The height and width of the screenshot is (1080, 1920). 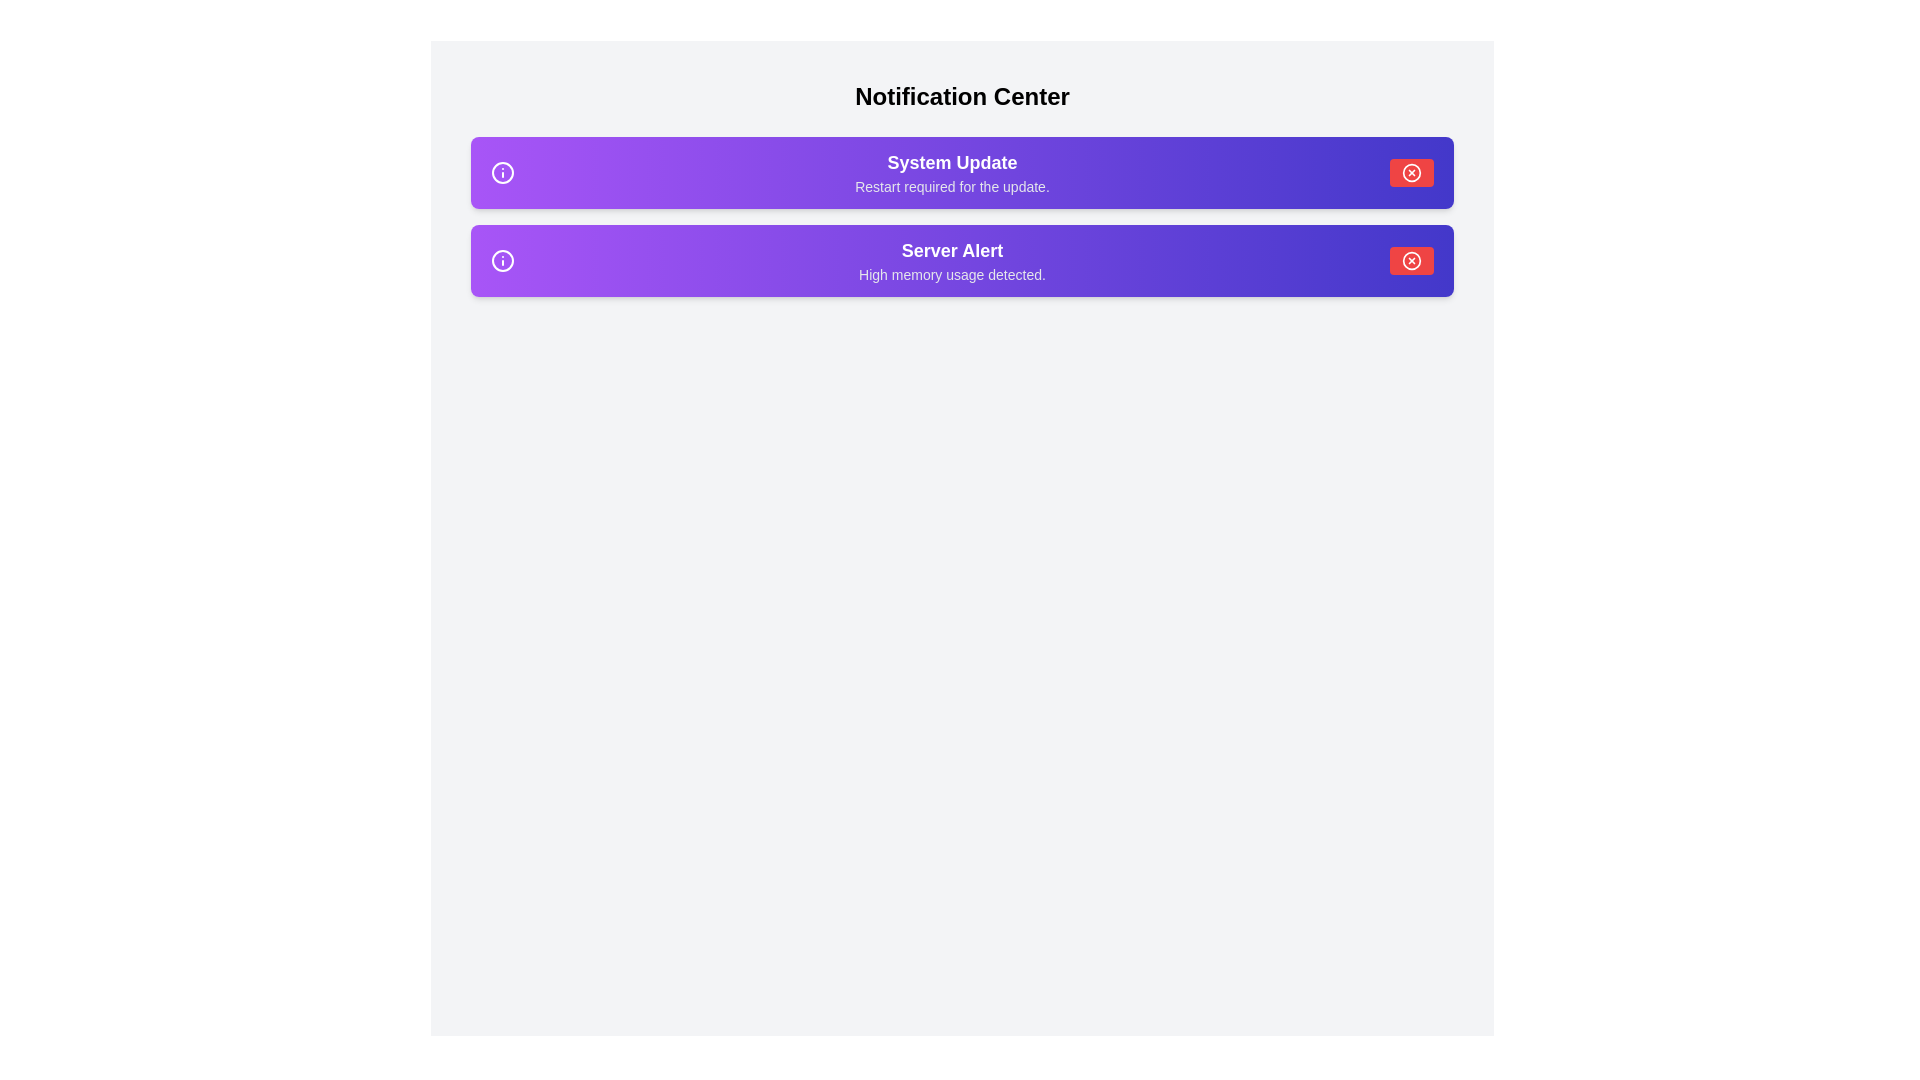 I want to click on the 'System Update' notification to view its details, so click(x=961, y=172).